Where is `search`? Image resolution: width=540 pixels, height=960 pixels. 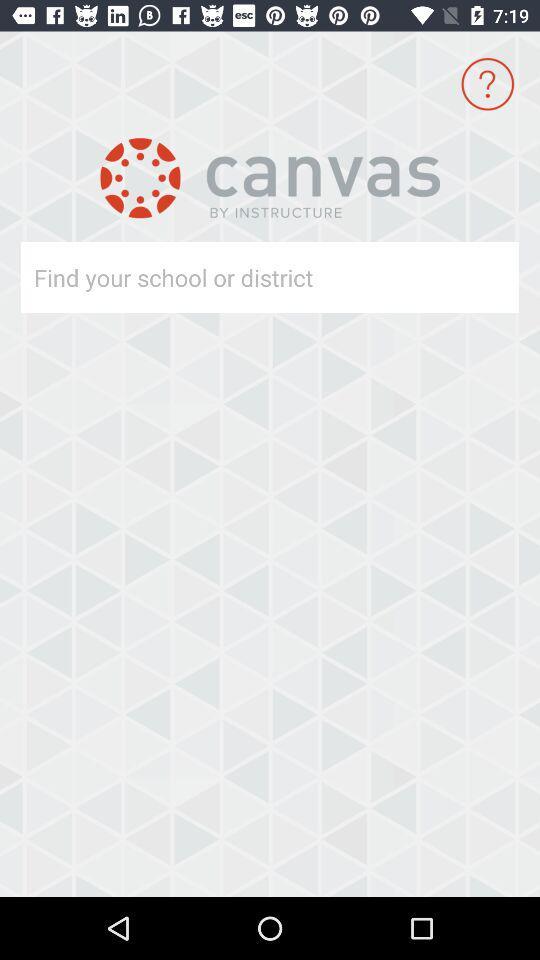 search is located at coordinates (233, 276).